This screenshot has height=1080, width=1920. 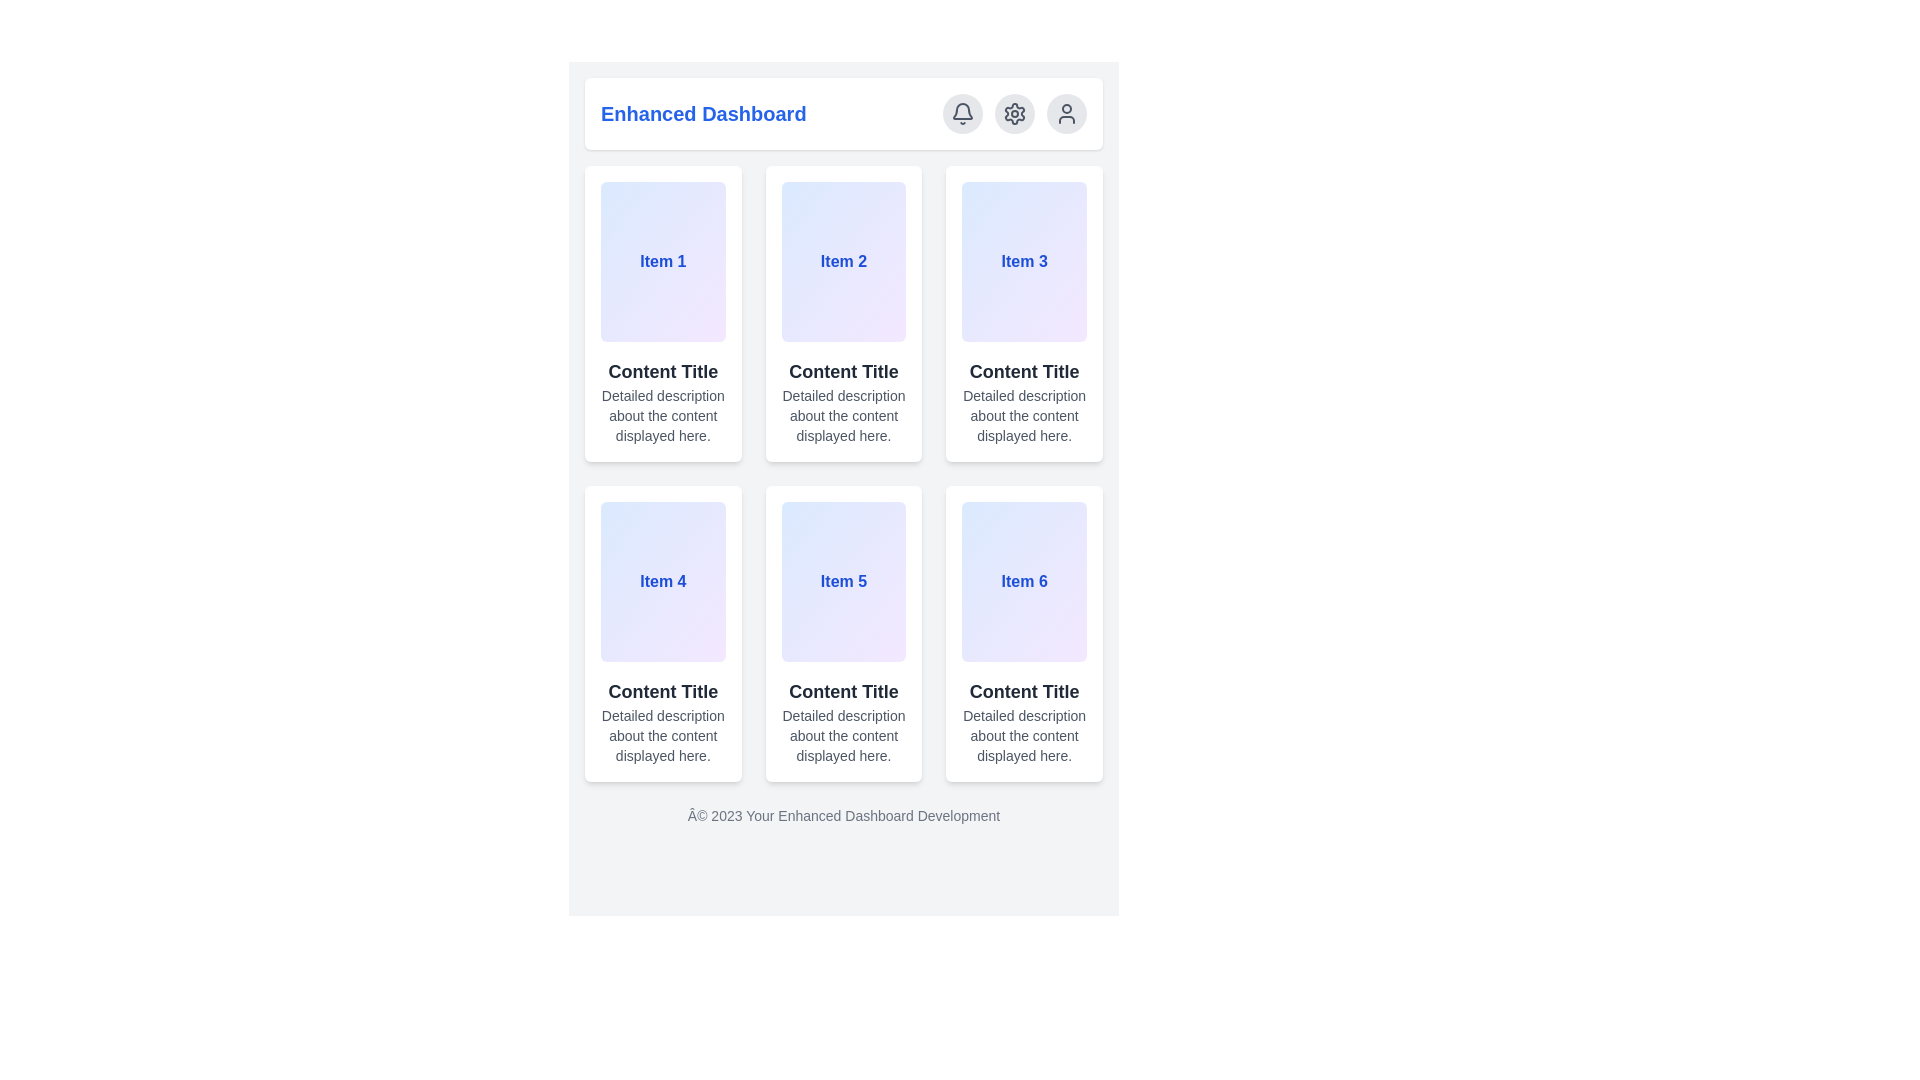 What do you see at coordinates (1024, 633) in the screenshot?
I see `the sixth static display card in the grid layout, which contains the title 'Content Title', description, and identifier 'Item 6'` at bounding box center [1024, 633].